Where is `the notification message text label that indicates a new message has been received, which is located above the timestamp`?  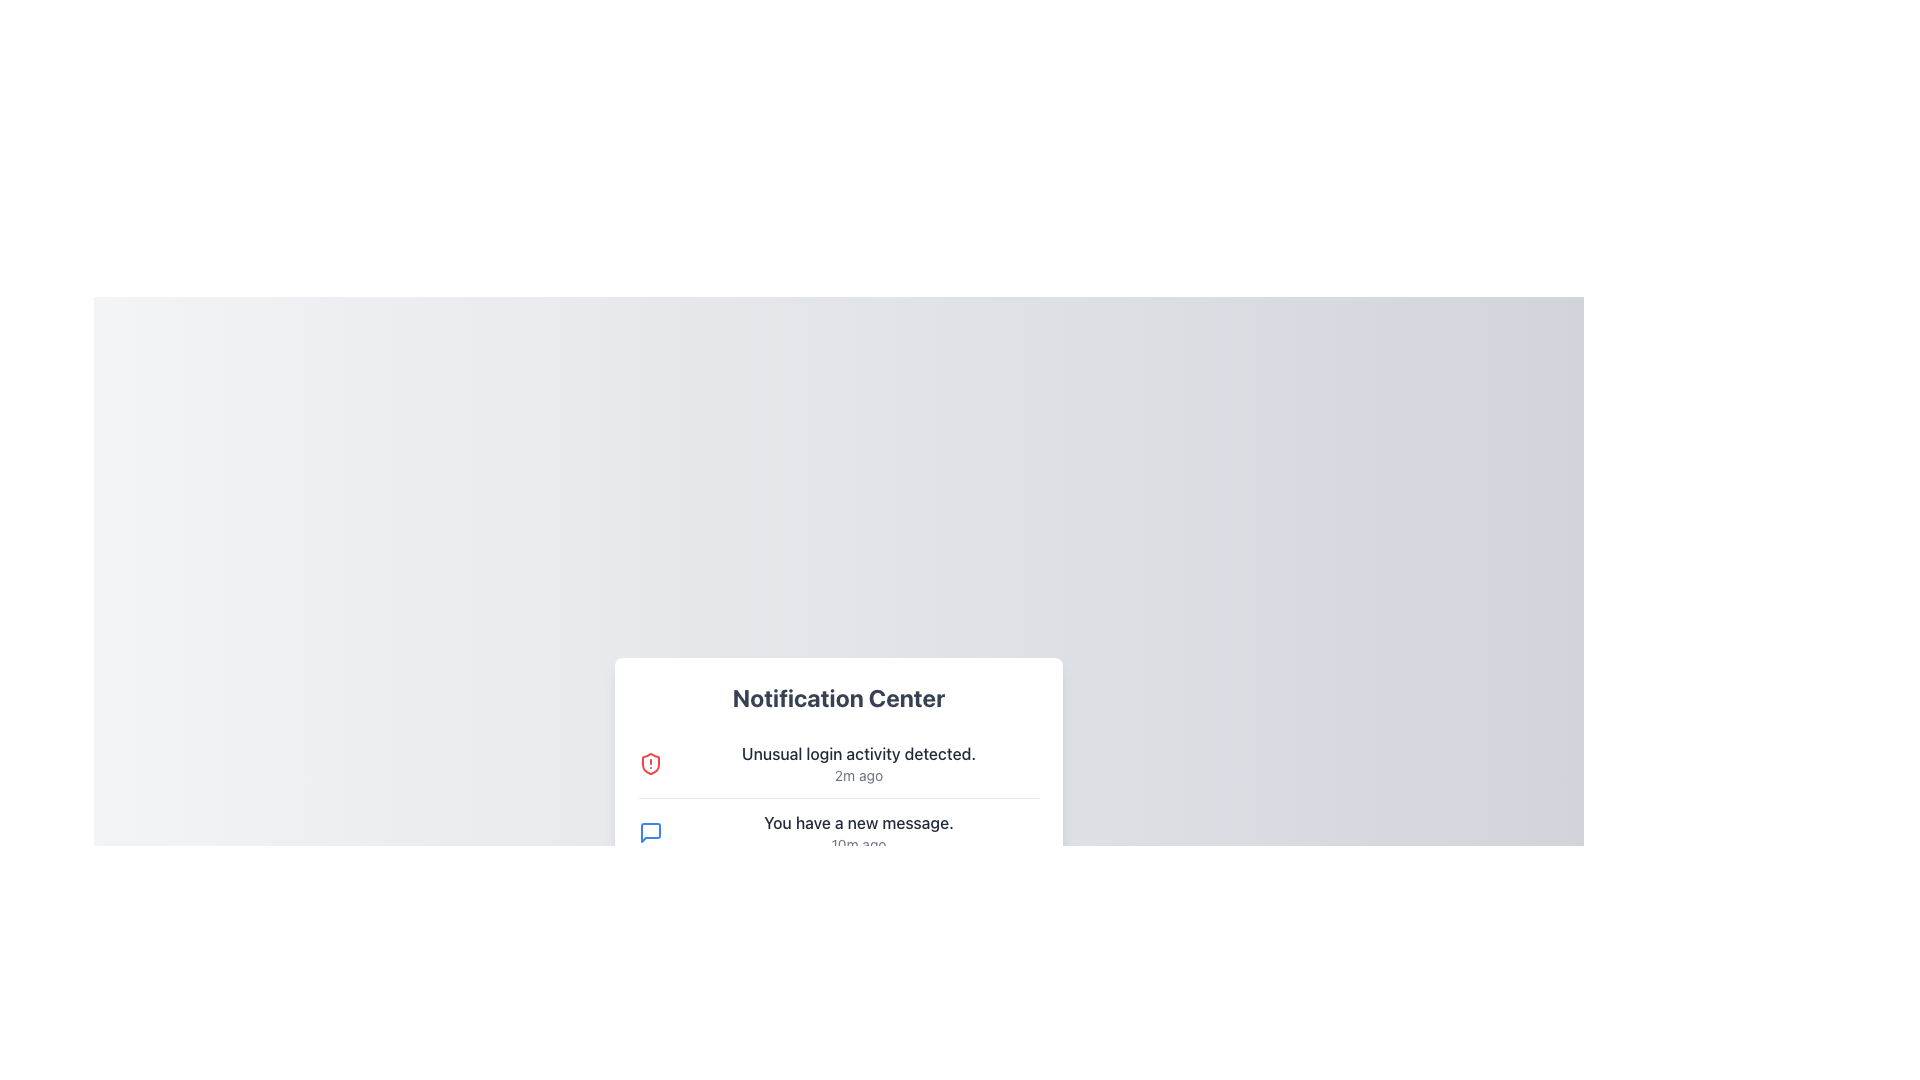 the notification message text label that indicates a new message has been received, which is located above the timestamp is located at coordinates (859, 822).